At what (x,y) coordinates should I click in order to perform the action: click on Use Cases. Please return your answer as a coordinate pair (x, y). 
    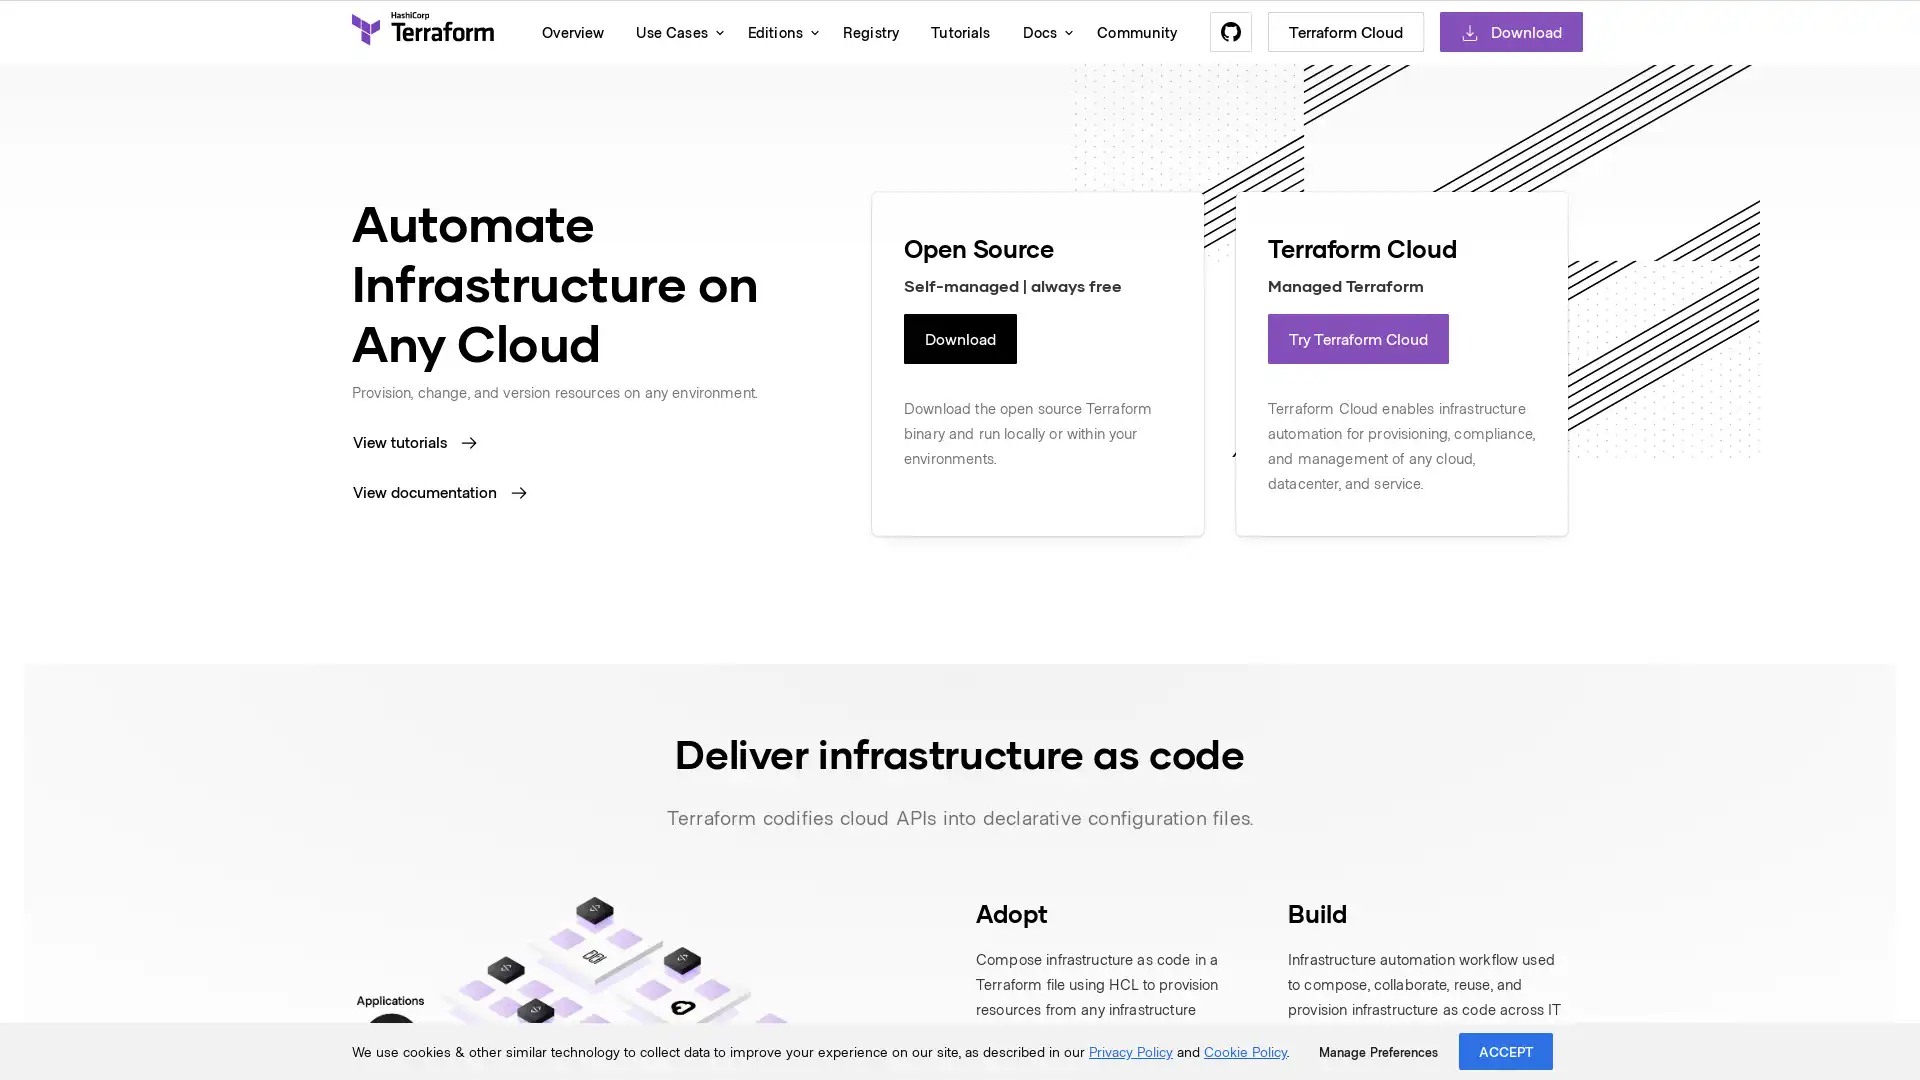
    Looking at the image, I should click on (675, 31).